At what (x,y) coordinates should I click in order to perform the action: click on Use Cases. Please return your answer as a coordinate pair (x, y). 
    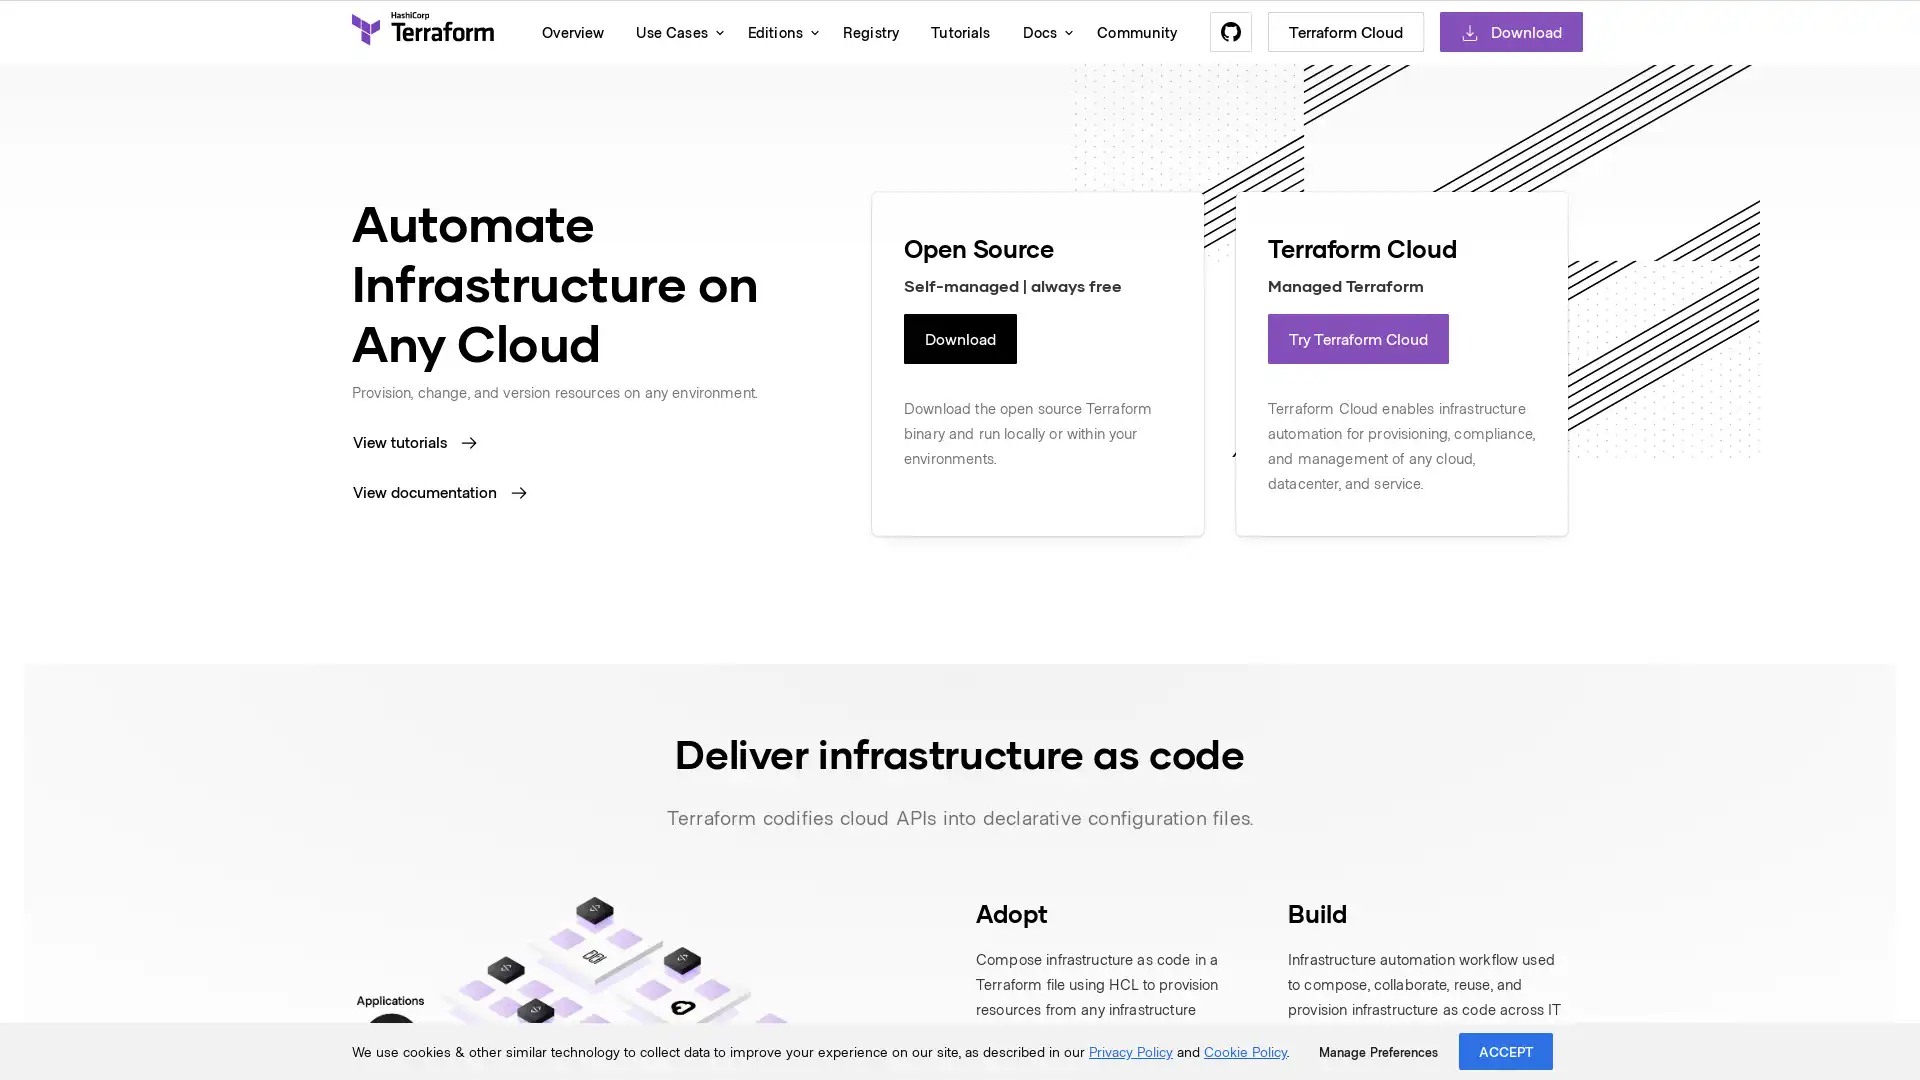
    Looking at the image, I should click on (675, 31).